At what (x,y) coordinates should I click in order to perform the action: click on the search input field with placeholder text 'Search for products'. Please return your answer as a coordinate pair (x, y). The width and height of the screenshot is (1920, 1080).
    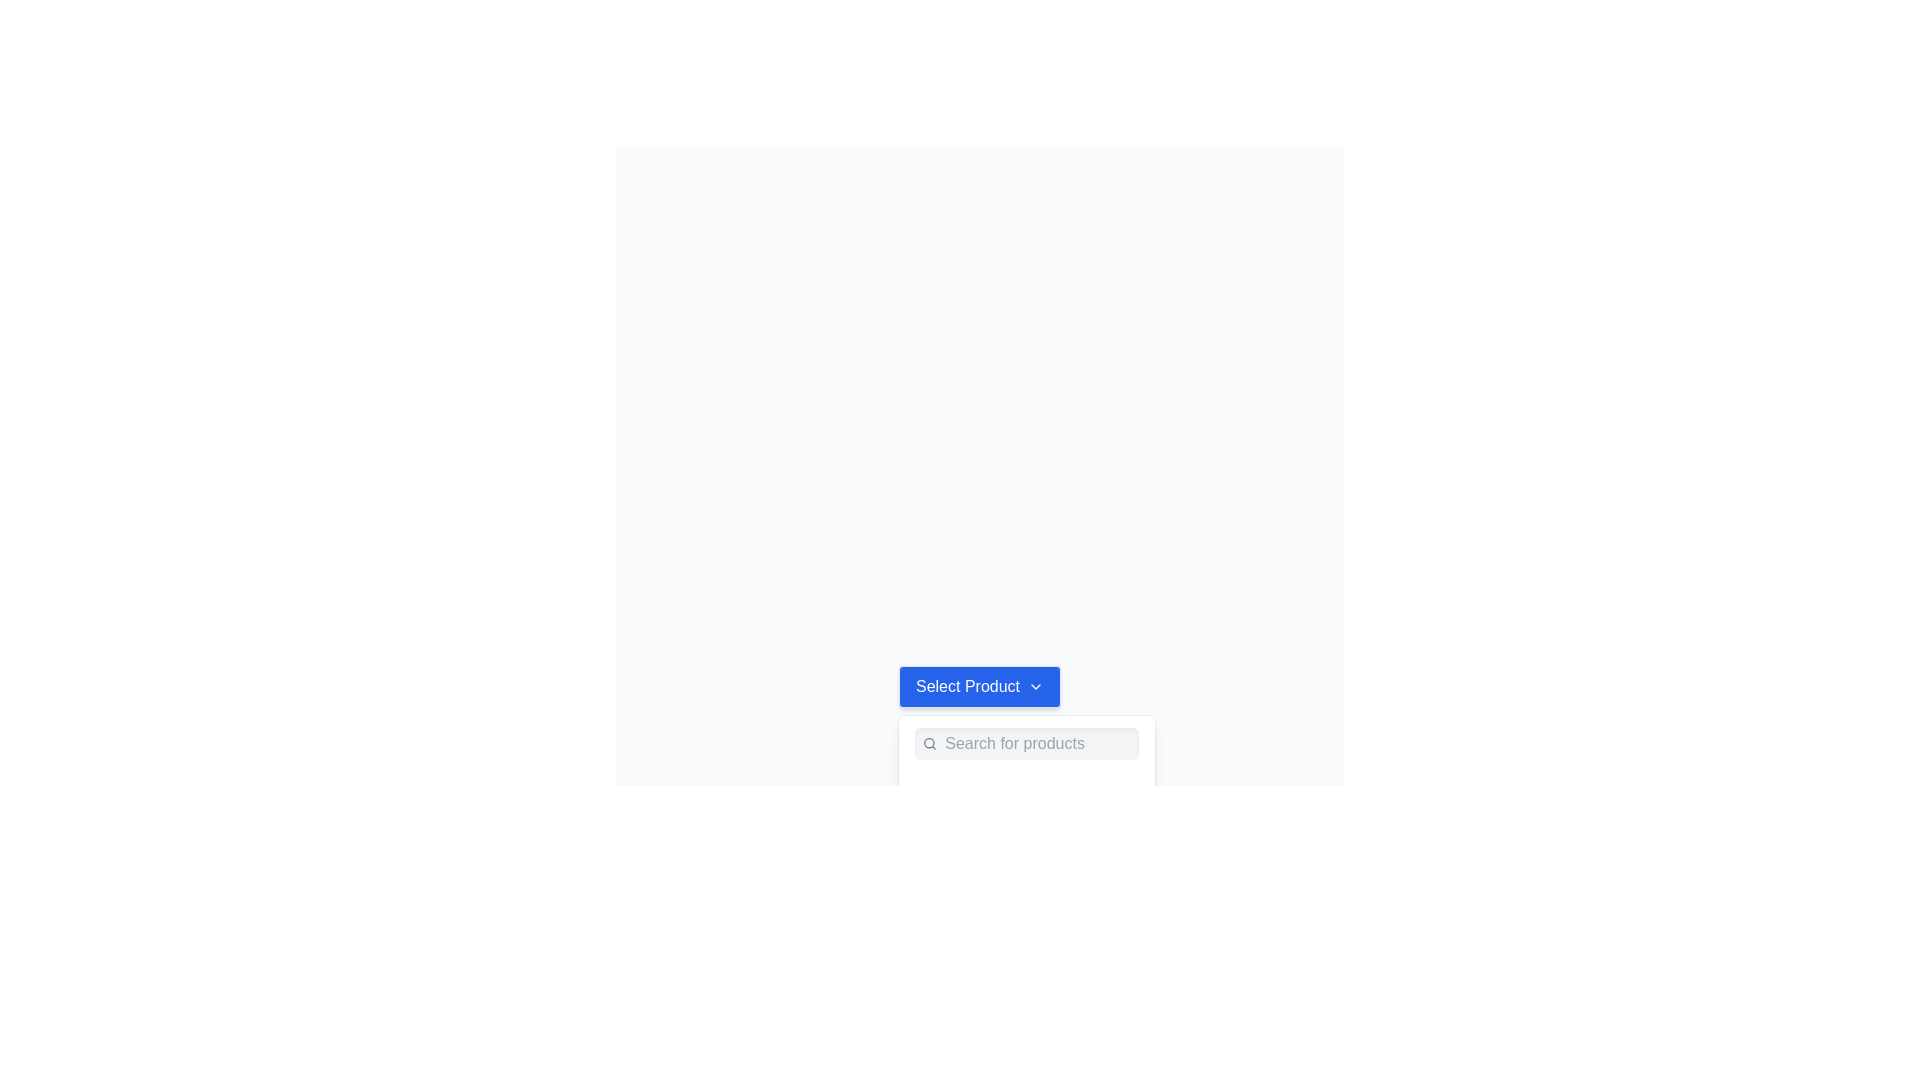
    Looking at the image, I should click on (1037, 744).